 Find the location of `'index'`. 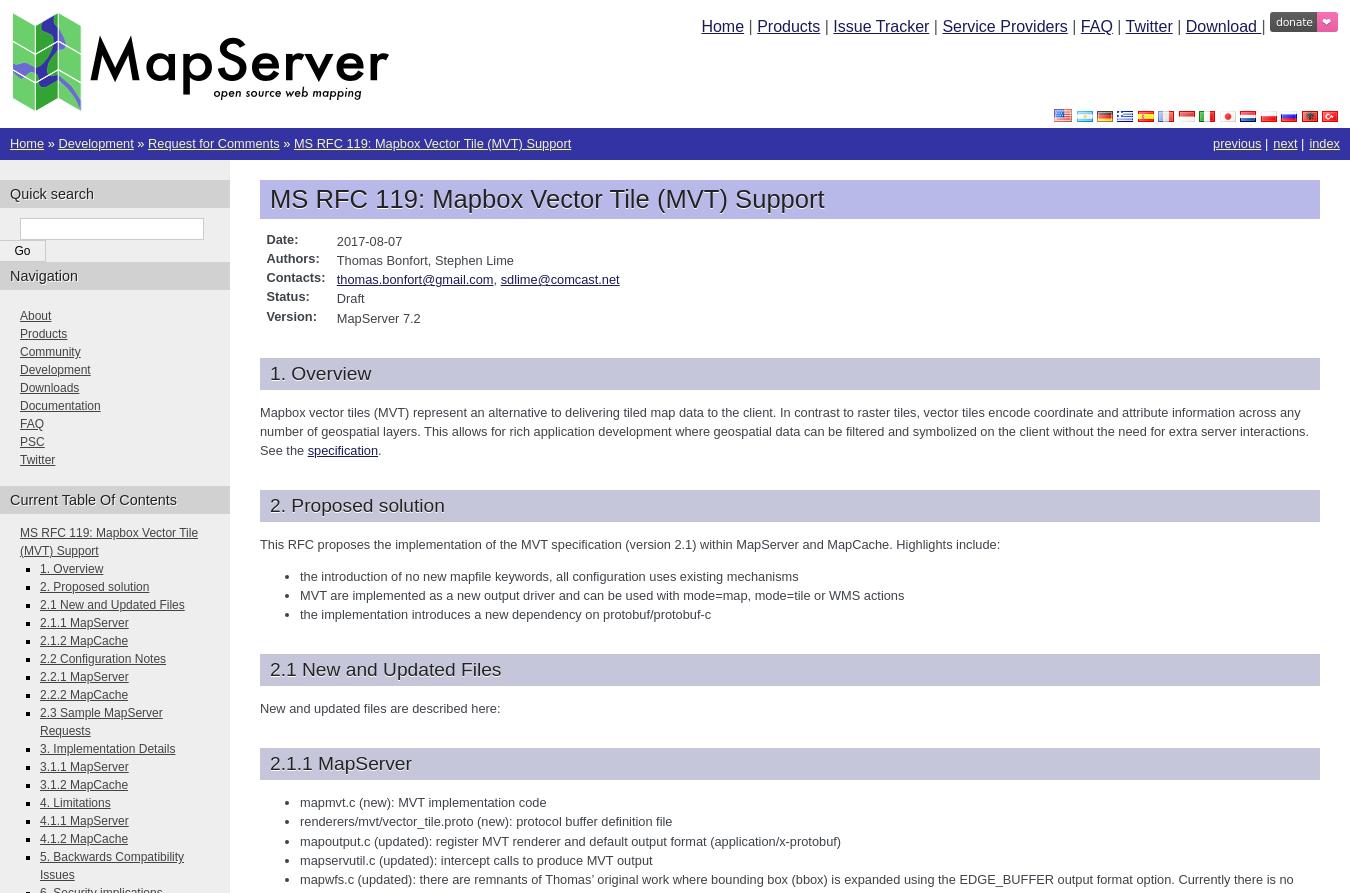

'index' is located at coordinates (1324, 143).